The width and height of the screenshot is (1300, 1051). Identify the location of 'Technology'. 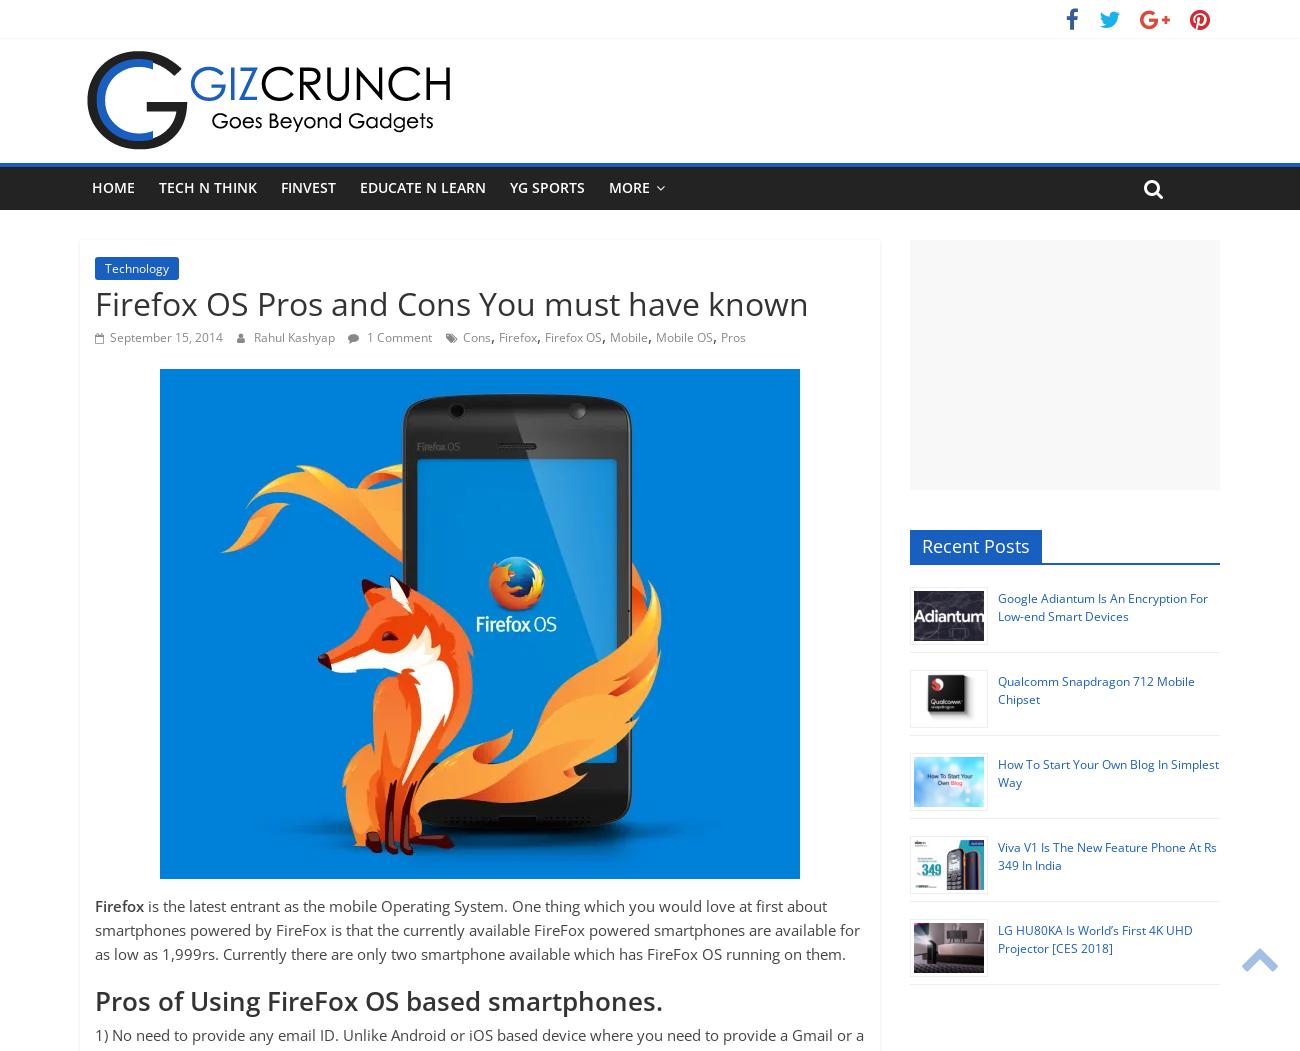
(136, 267).